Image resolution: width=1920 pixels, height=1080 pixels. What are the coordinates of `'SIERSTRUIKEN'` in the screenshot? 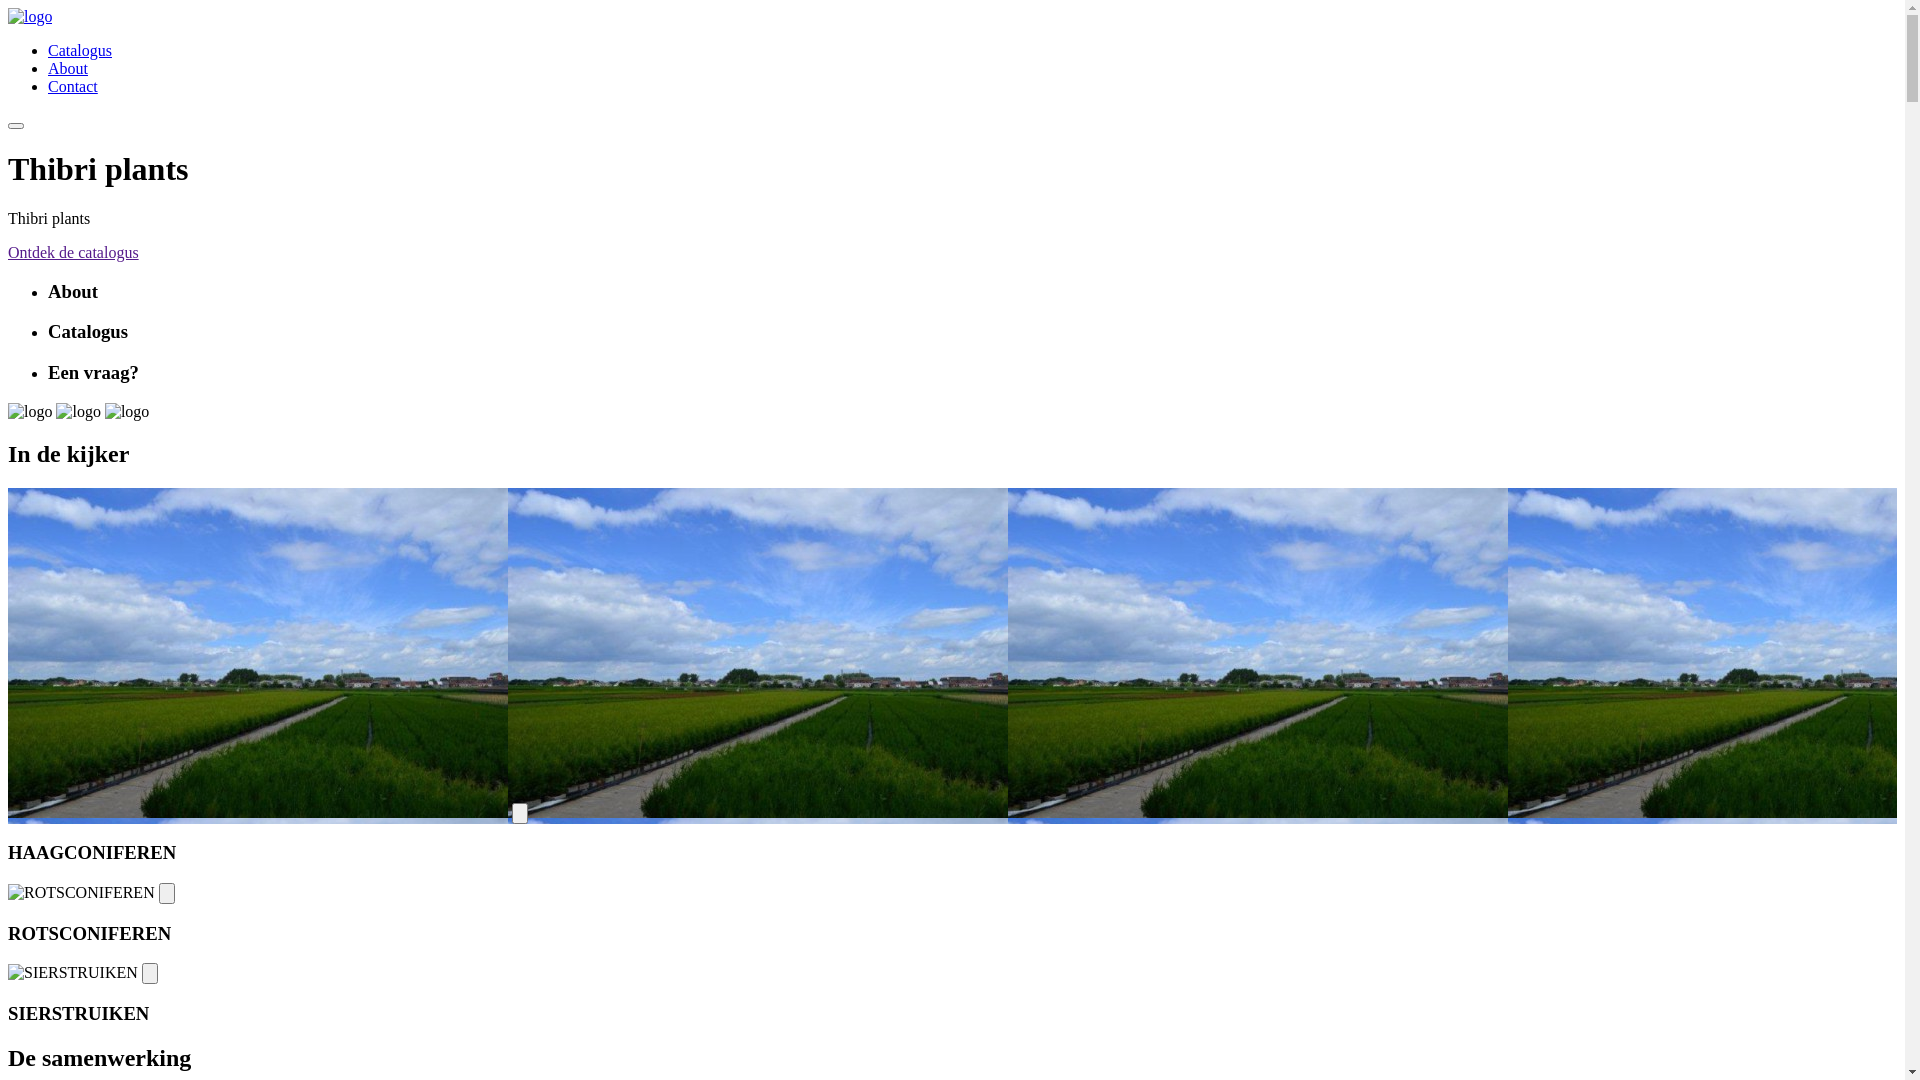 It's located at (8, 971).